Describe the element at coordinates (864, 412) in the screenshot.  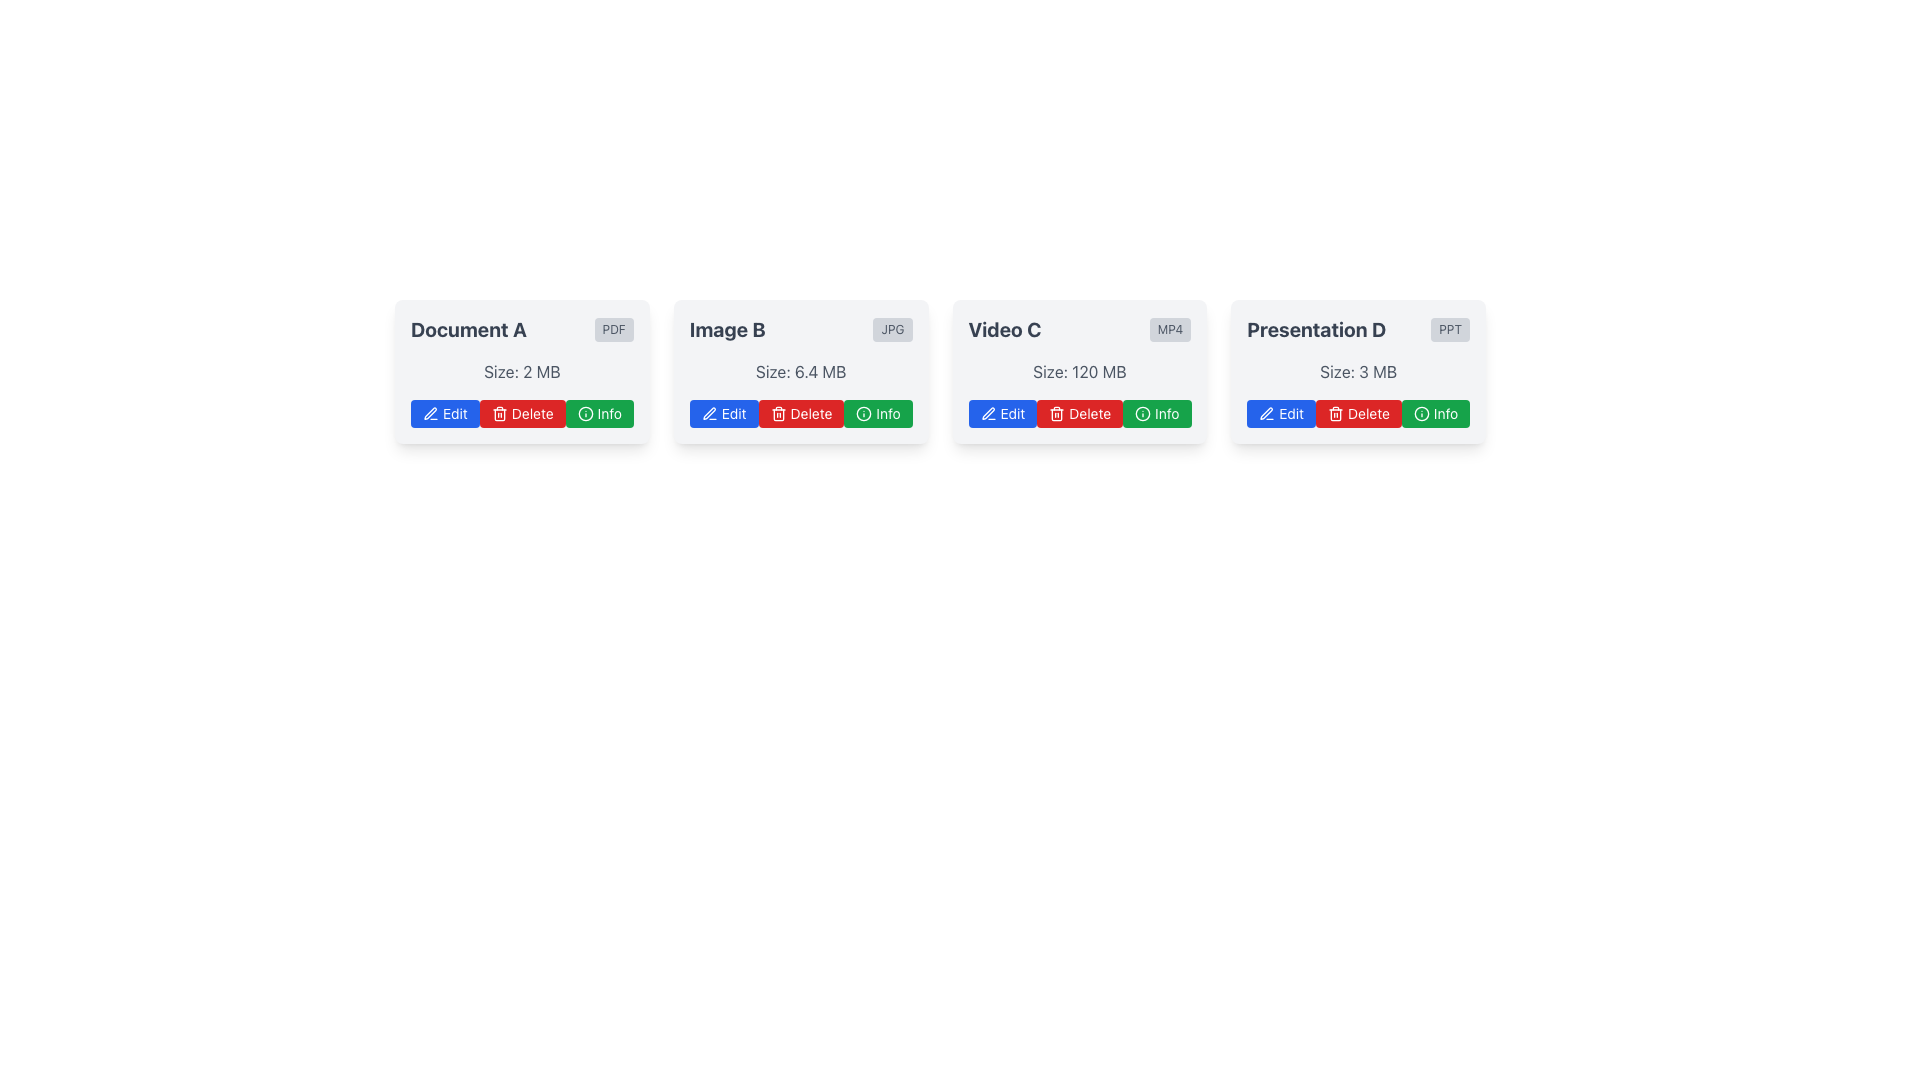
I see `the small circular SVG icon depicting information, which is located in the top-left corner of the 'Info' button within the 'Image B' card` at that location.